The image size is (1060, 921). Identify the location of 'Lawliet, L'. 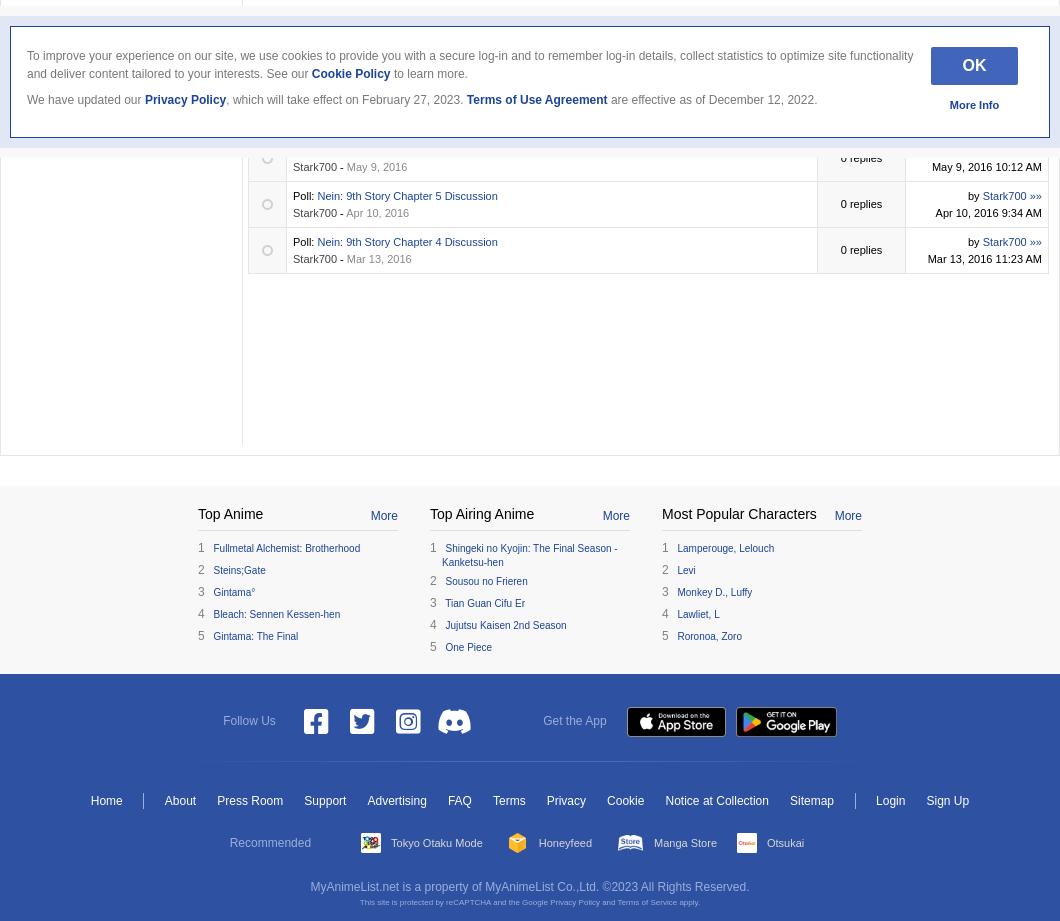
(697, 612).